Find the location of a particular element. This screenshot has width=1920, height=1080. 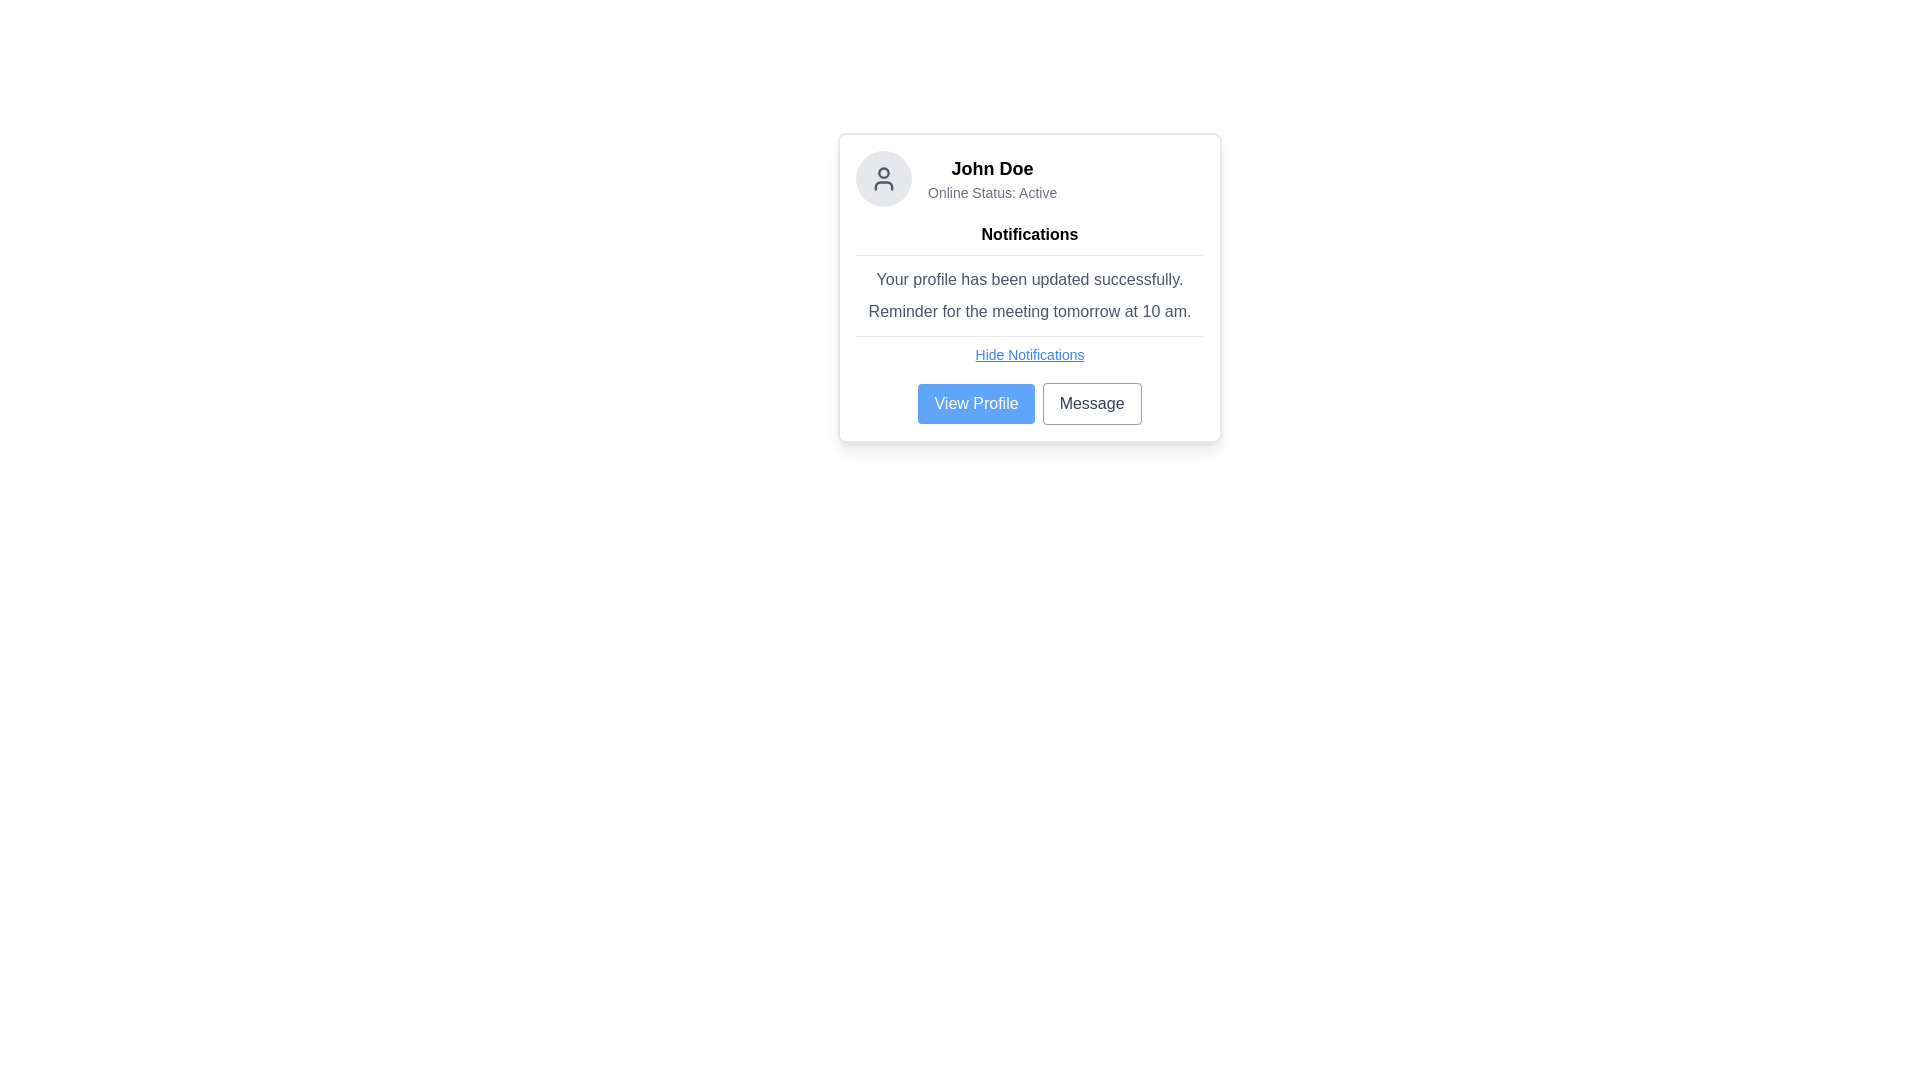

the profile details button located in the lower section of the user profile card is located at coordinates (976, 404).